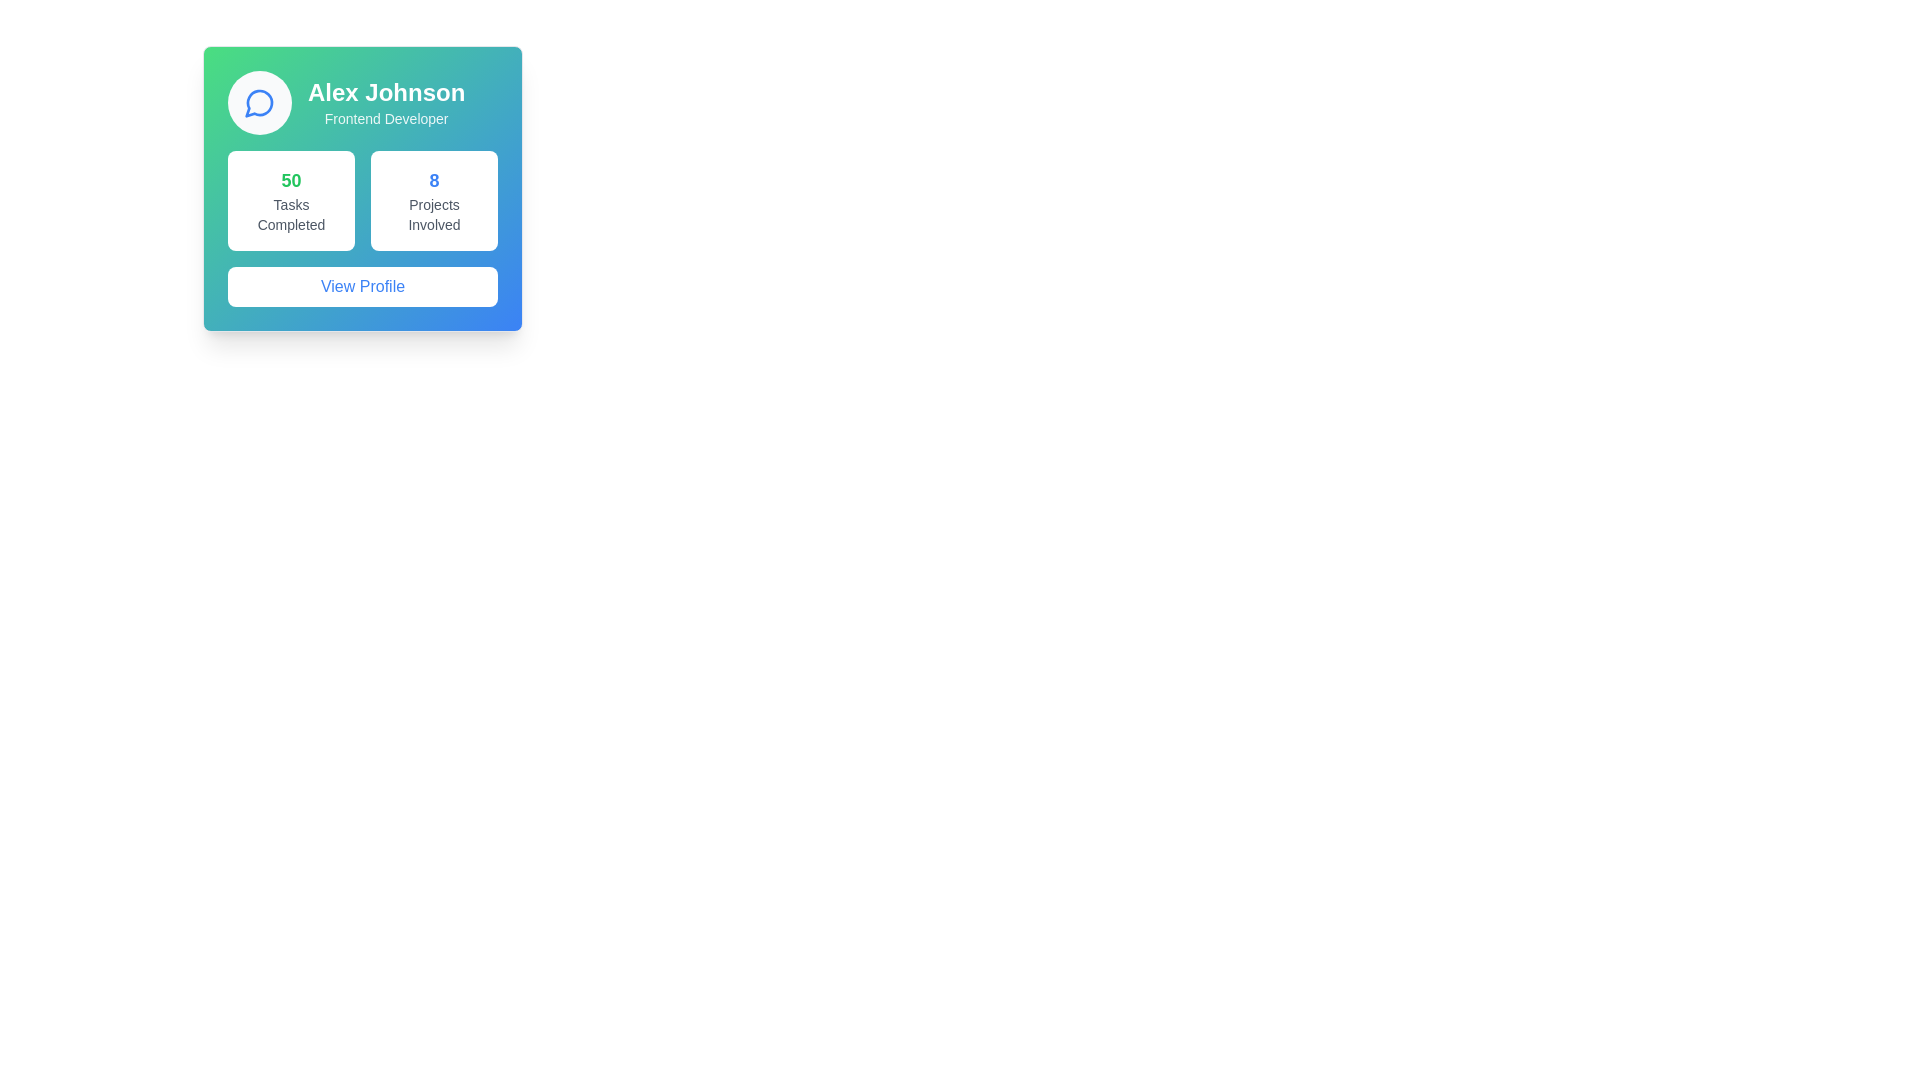 The image size is (1920, 1080). Describe the element at coordinates (290, 181) in the screenshot. I see `numerical value displayed on the Label indicating the count of completed tasks, which is centrally positioned in the left section of the summary card` at that location.